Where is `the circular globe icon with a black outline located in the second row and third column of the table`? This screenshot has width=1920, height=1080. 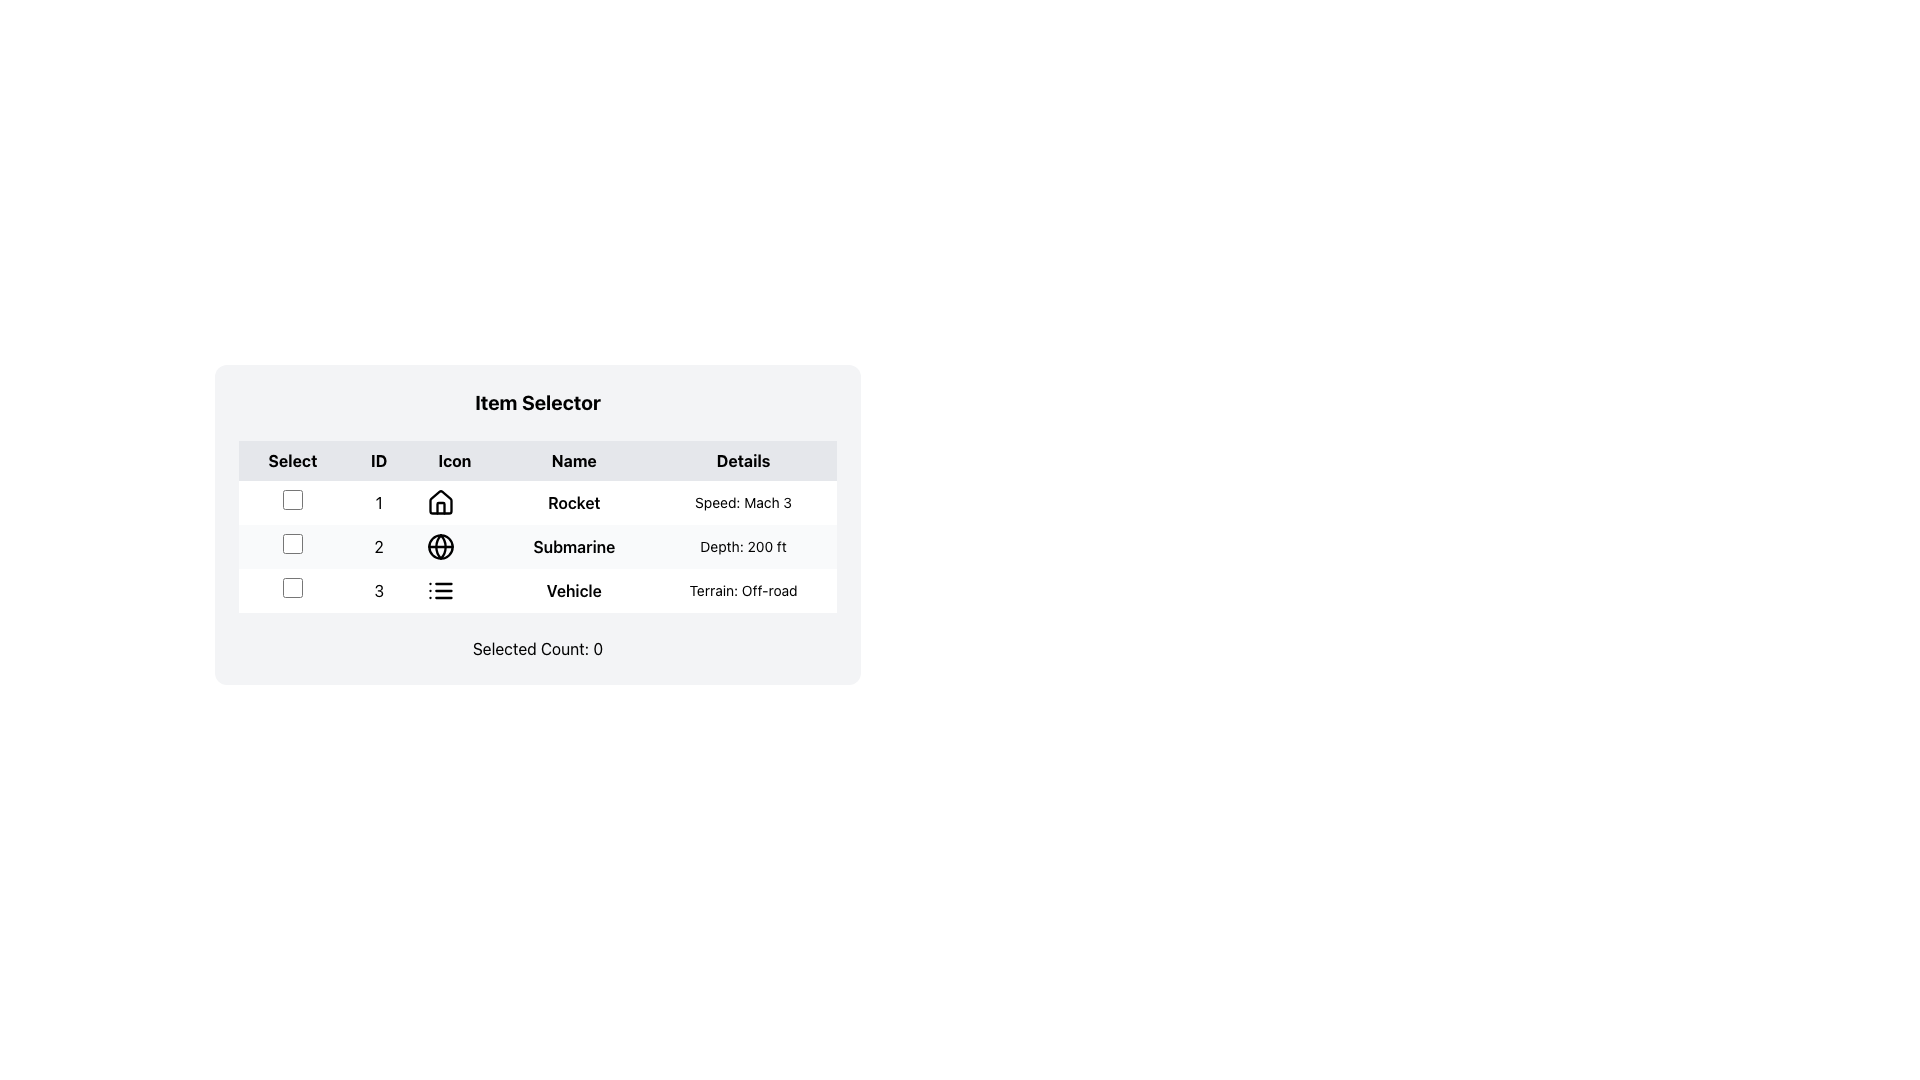 the circular globe icon with a black outline located in the second row and third column of the table is located at coordinates (440, 547).